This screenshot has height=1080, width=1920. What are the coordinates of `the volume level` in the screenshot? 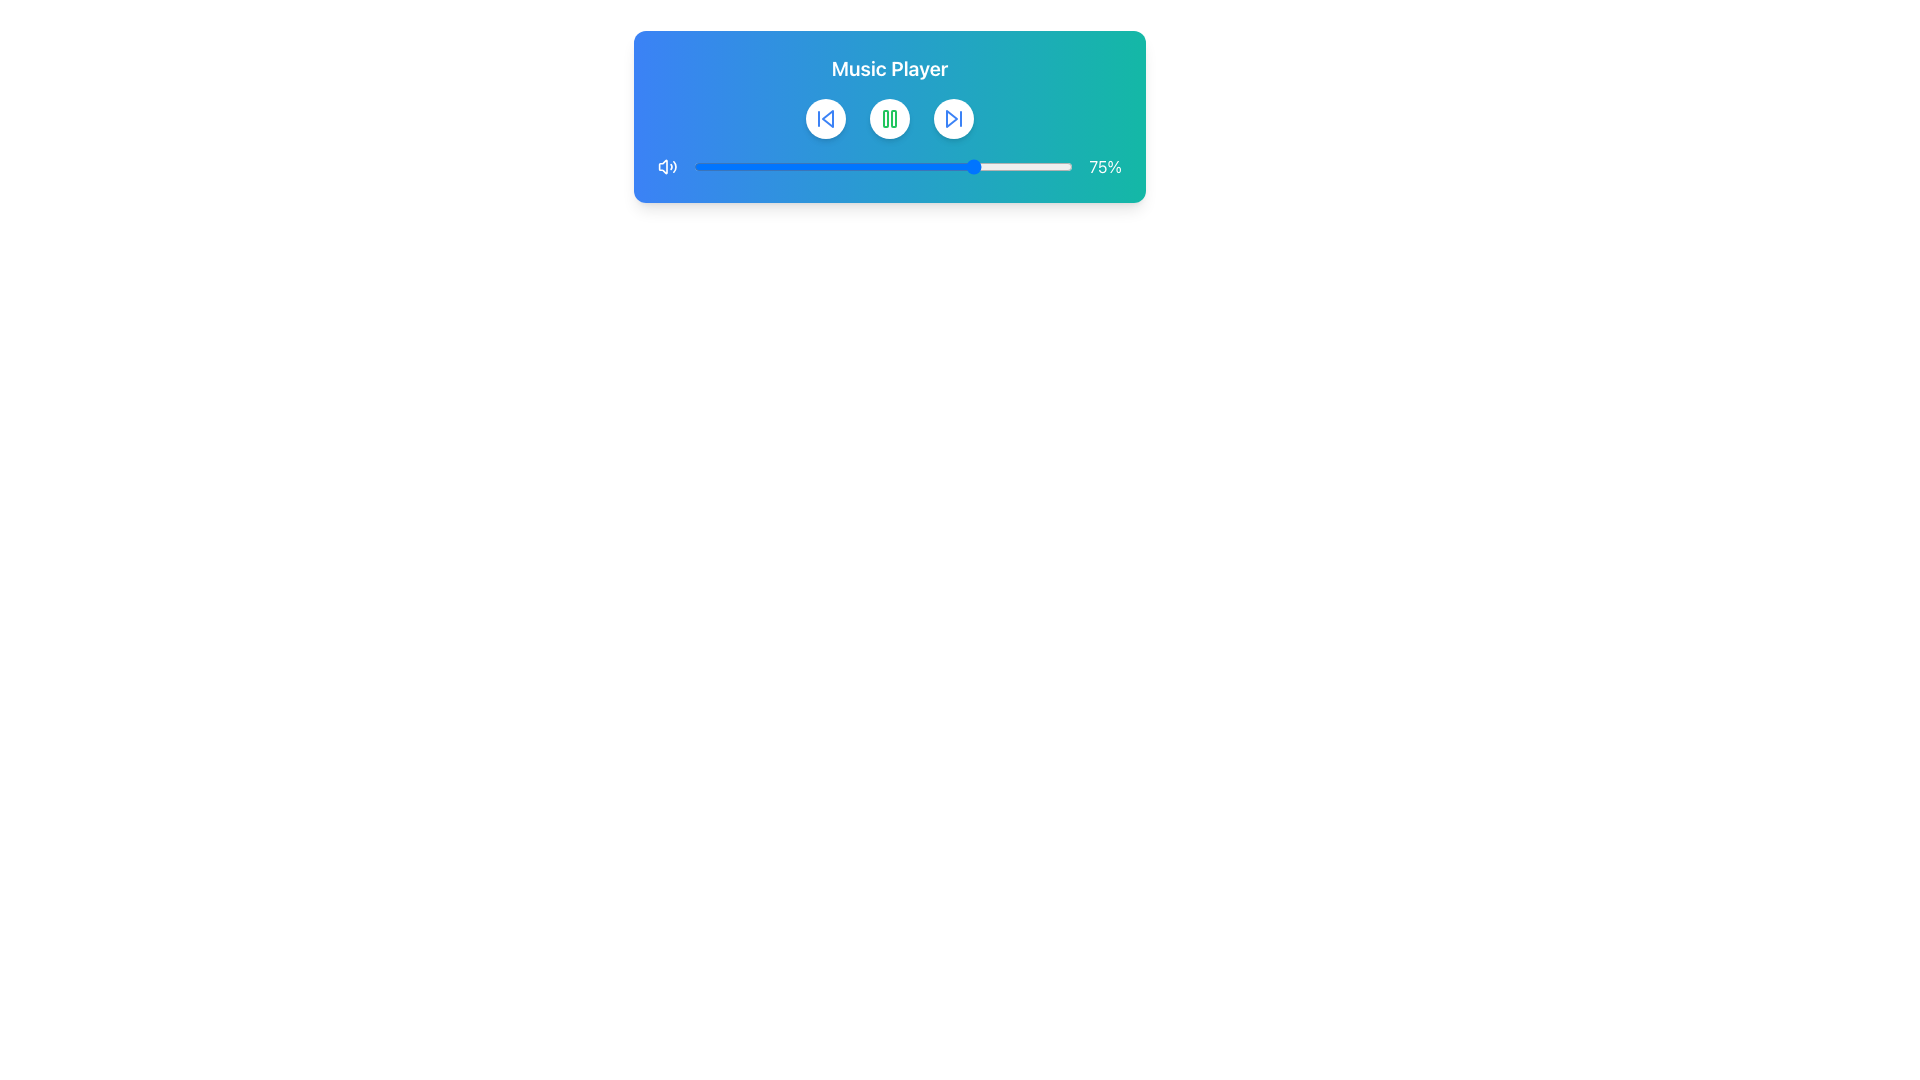 It's located at (826, 165).